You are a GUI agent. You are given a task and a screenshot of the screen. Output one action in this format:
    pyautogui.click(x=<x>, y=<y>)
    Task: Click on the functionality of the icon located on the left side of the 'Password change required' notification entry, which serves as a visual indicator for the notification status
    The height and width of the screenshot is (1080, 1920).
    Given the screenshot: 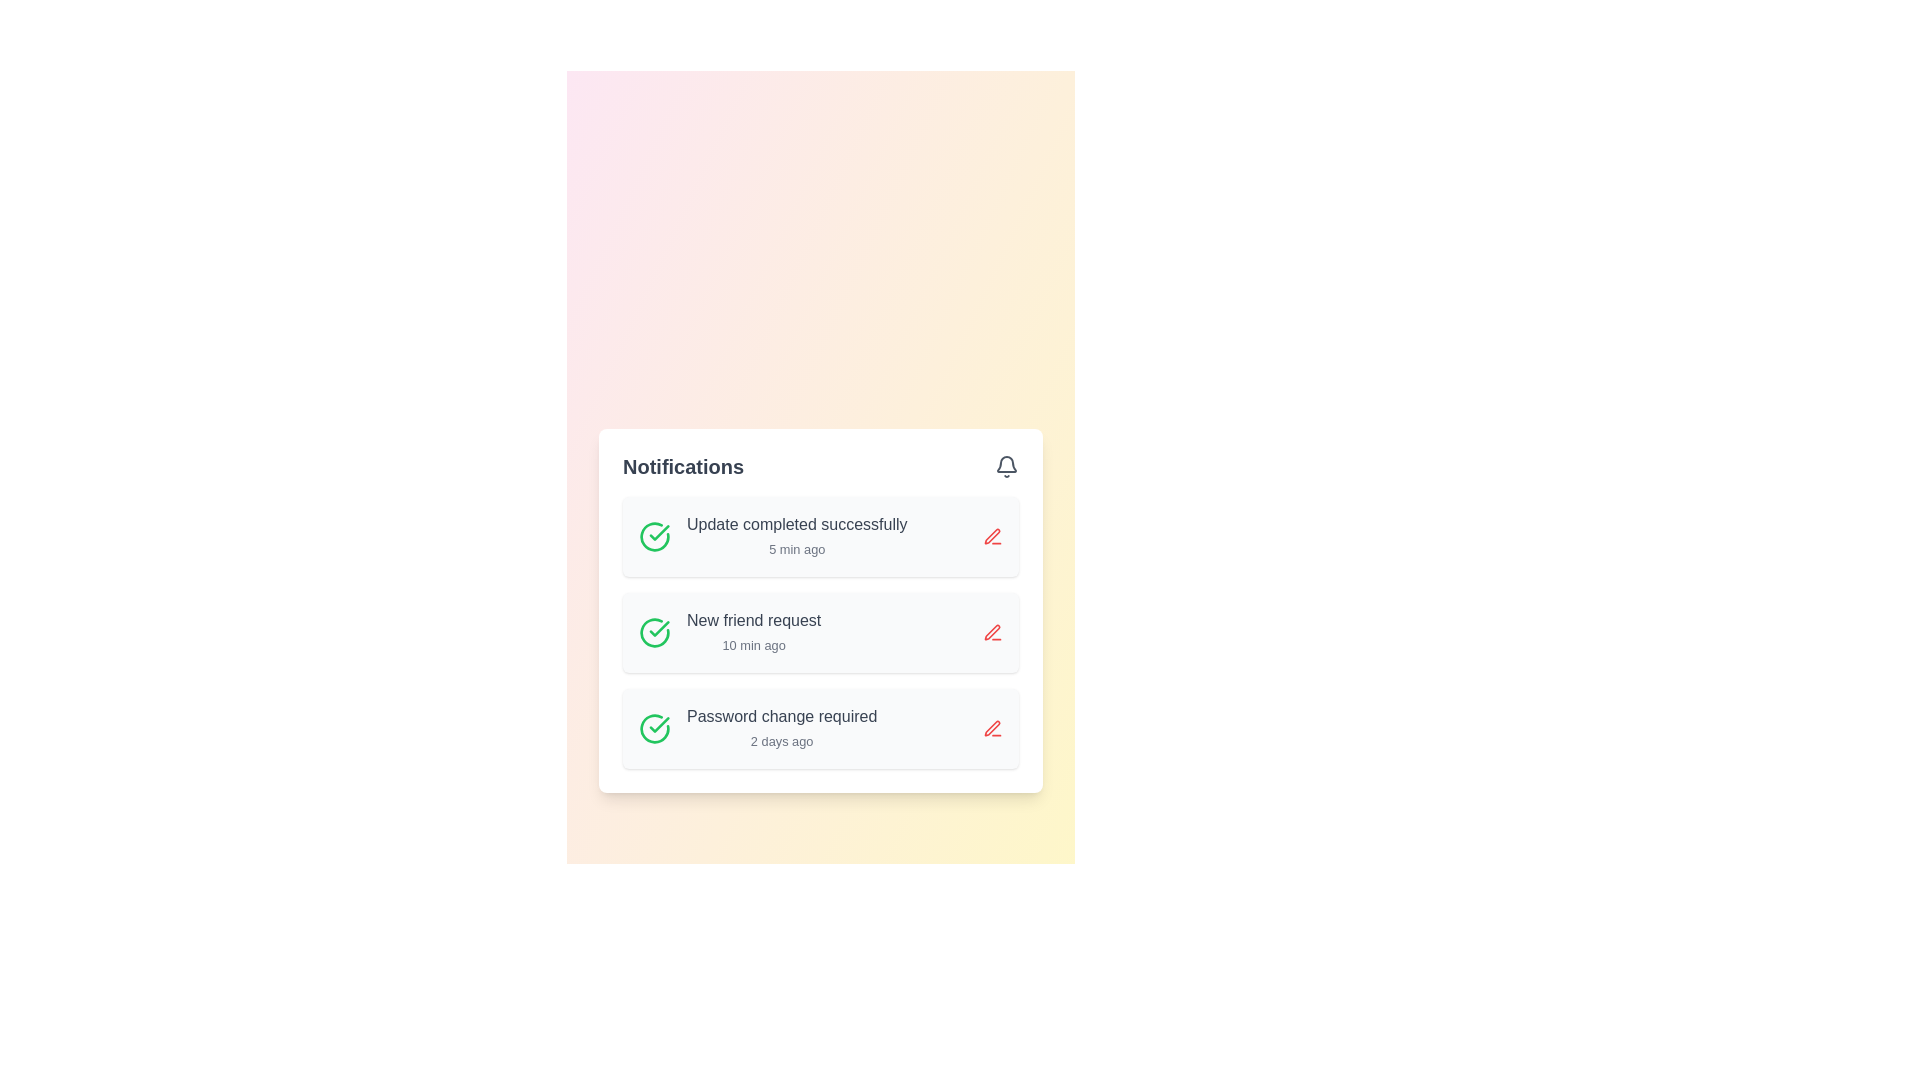 What is the action you would take?
    pyautogui.click(x=654, y=729)
    